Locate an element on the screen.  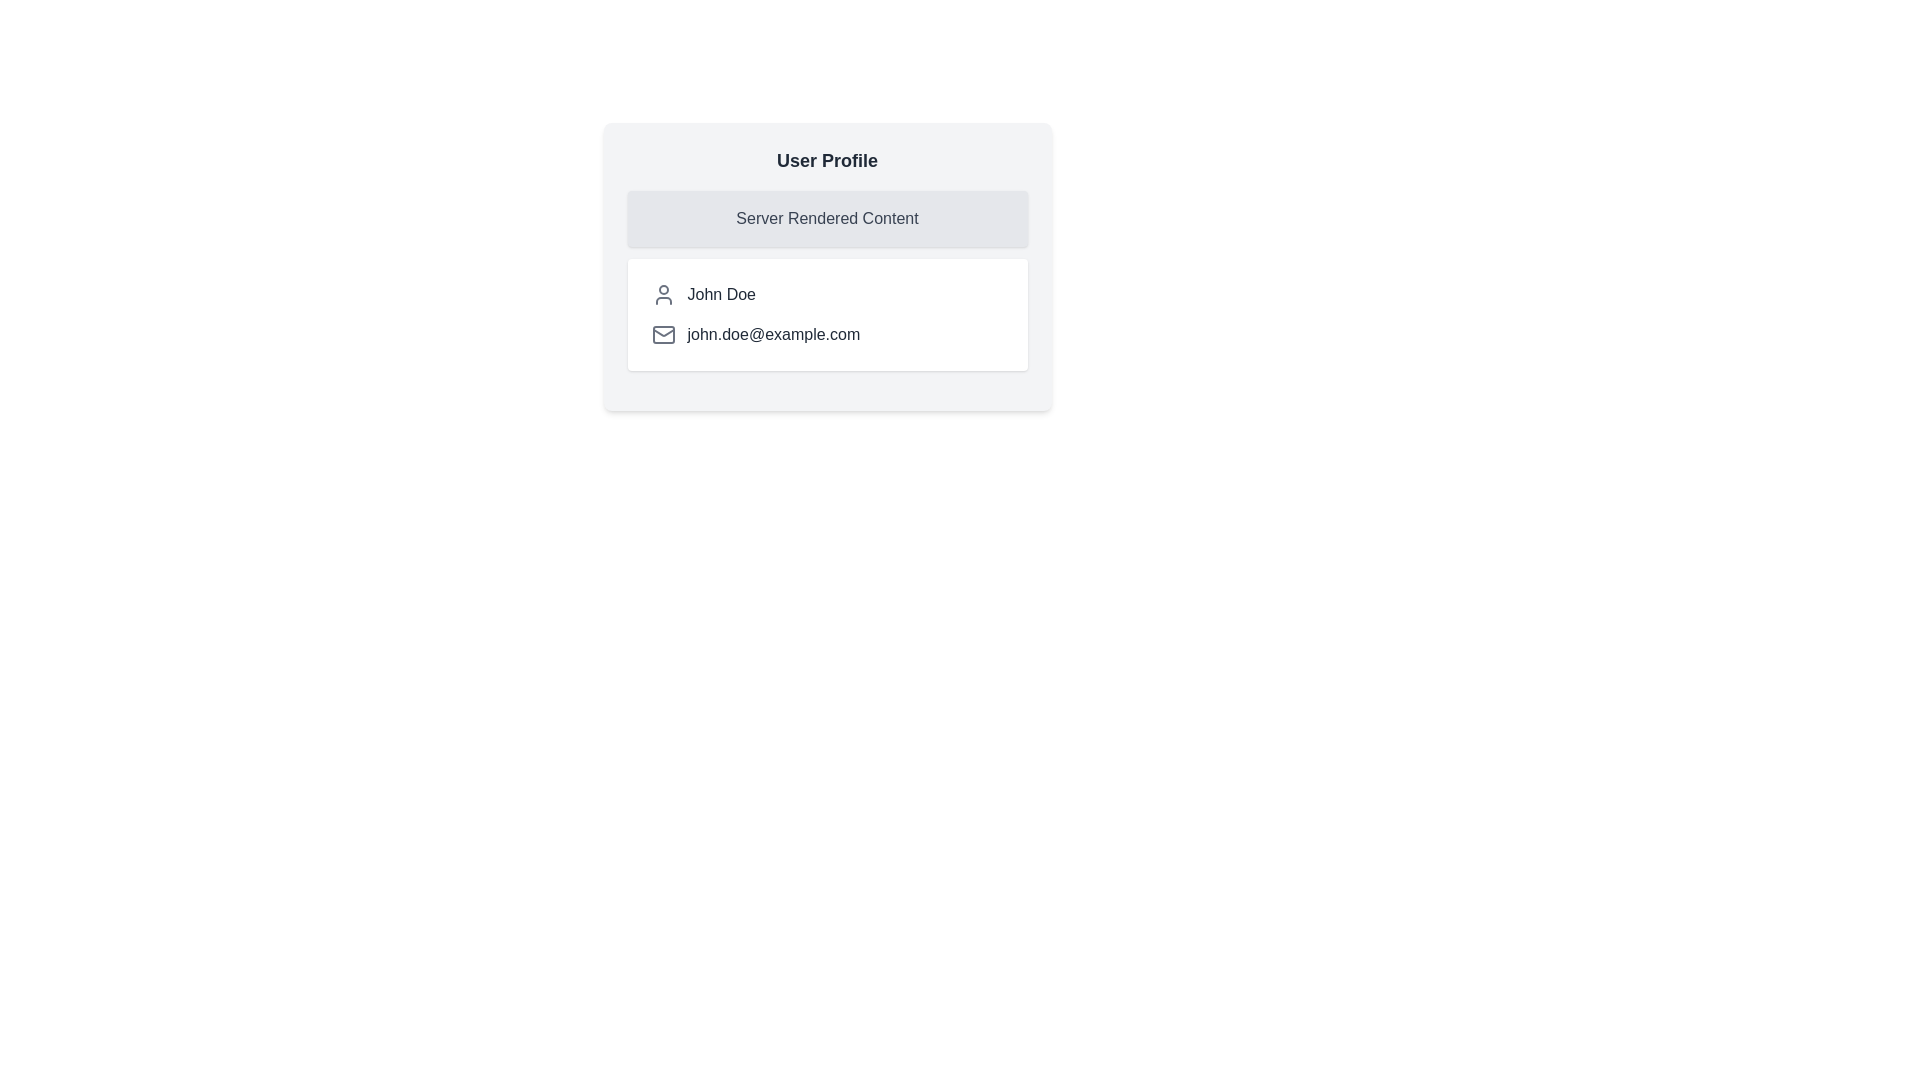
the label displaying the user's email address, which is located beneath the name 'John Doe' in the 'User Profile' section of the card layout is located at coordinates (827, 334).